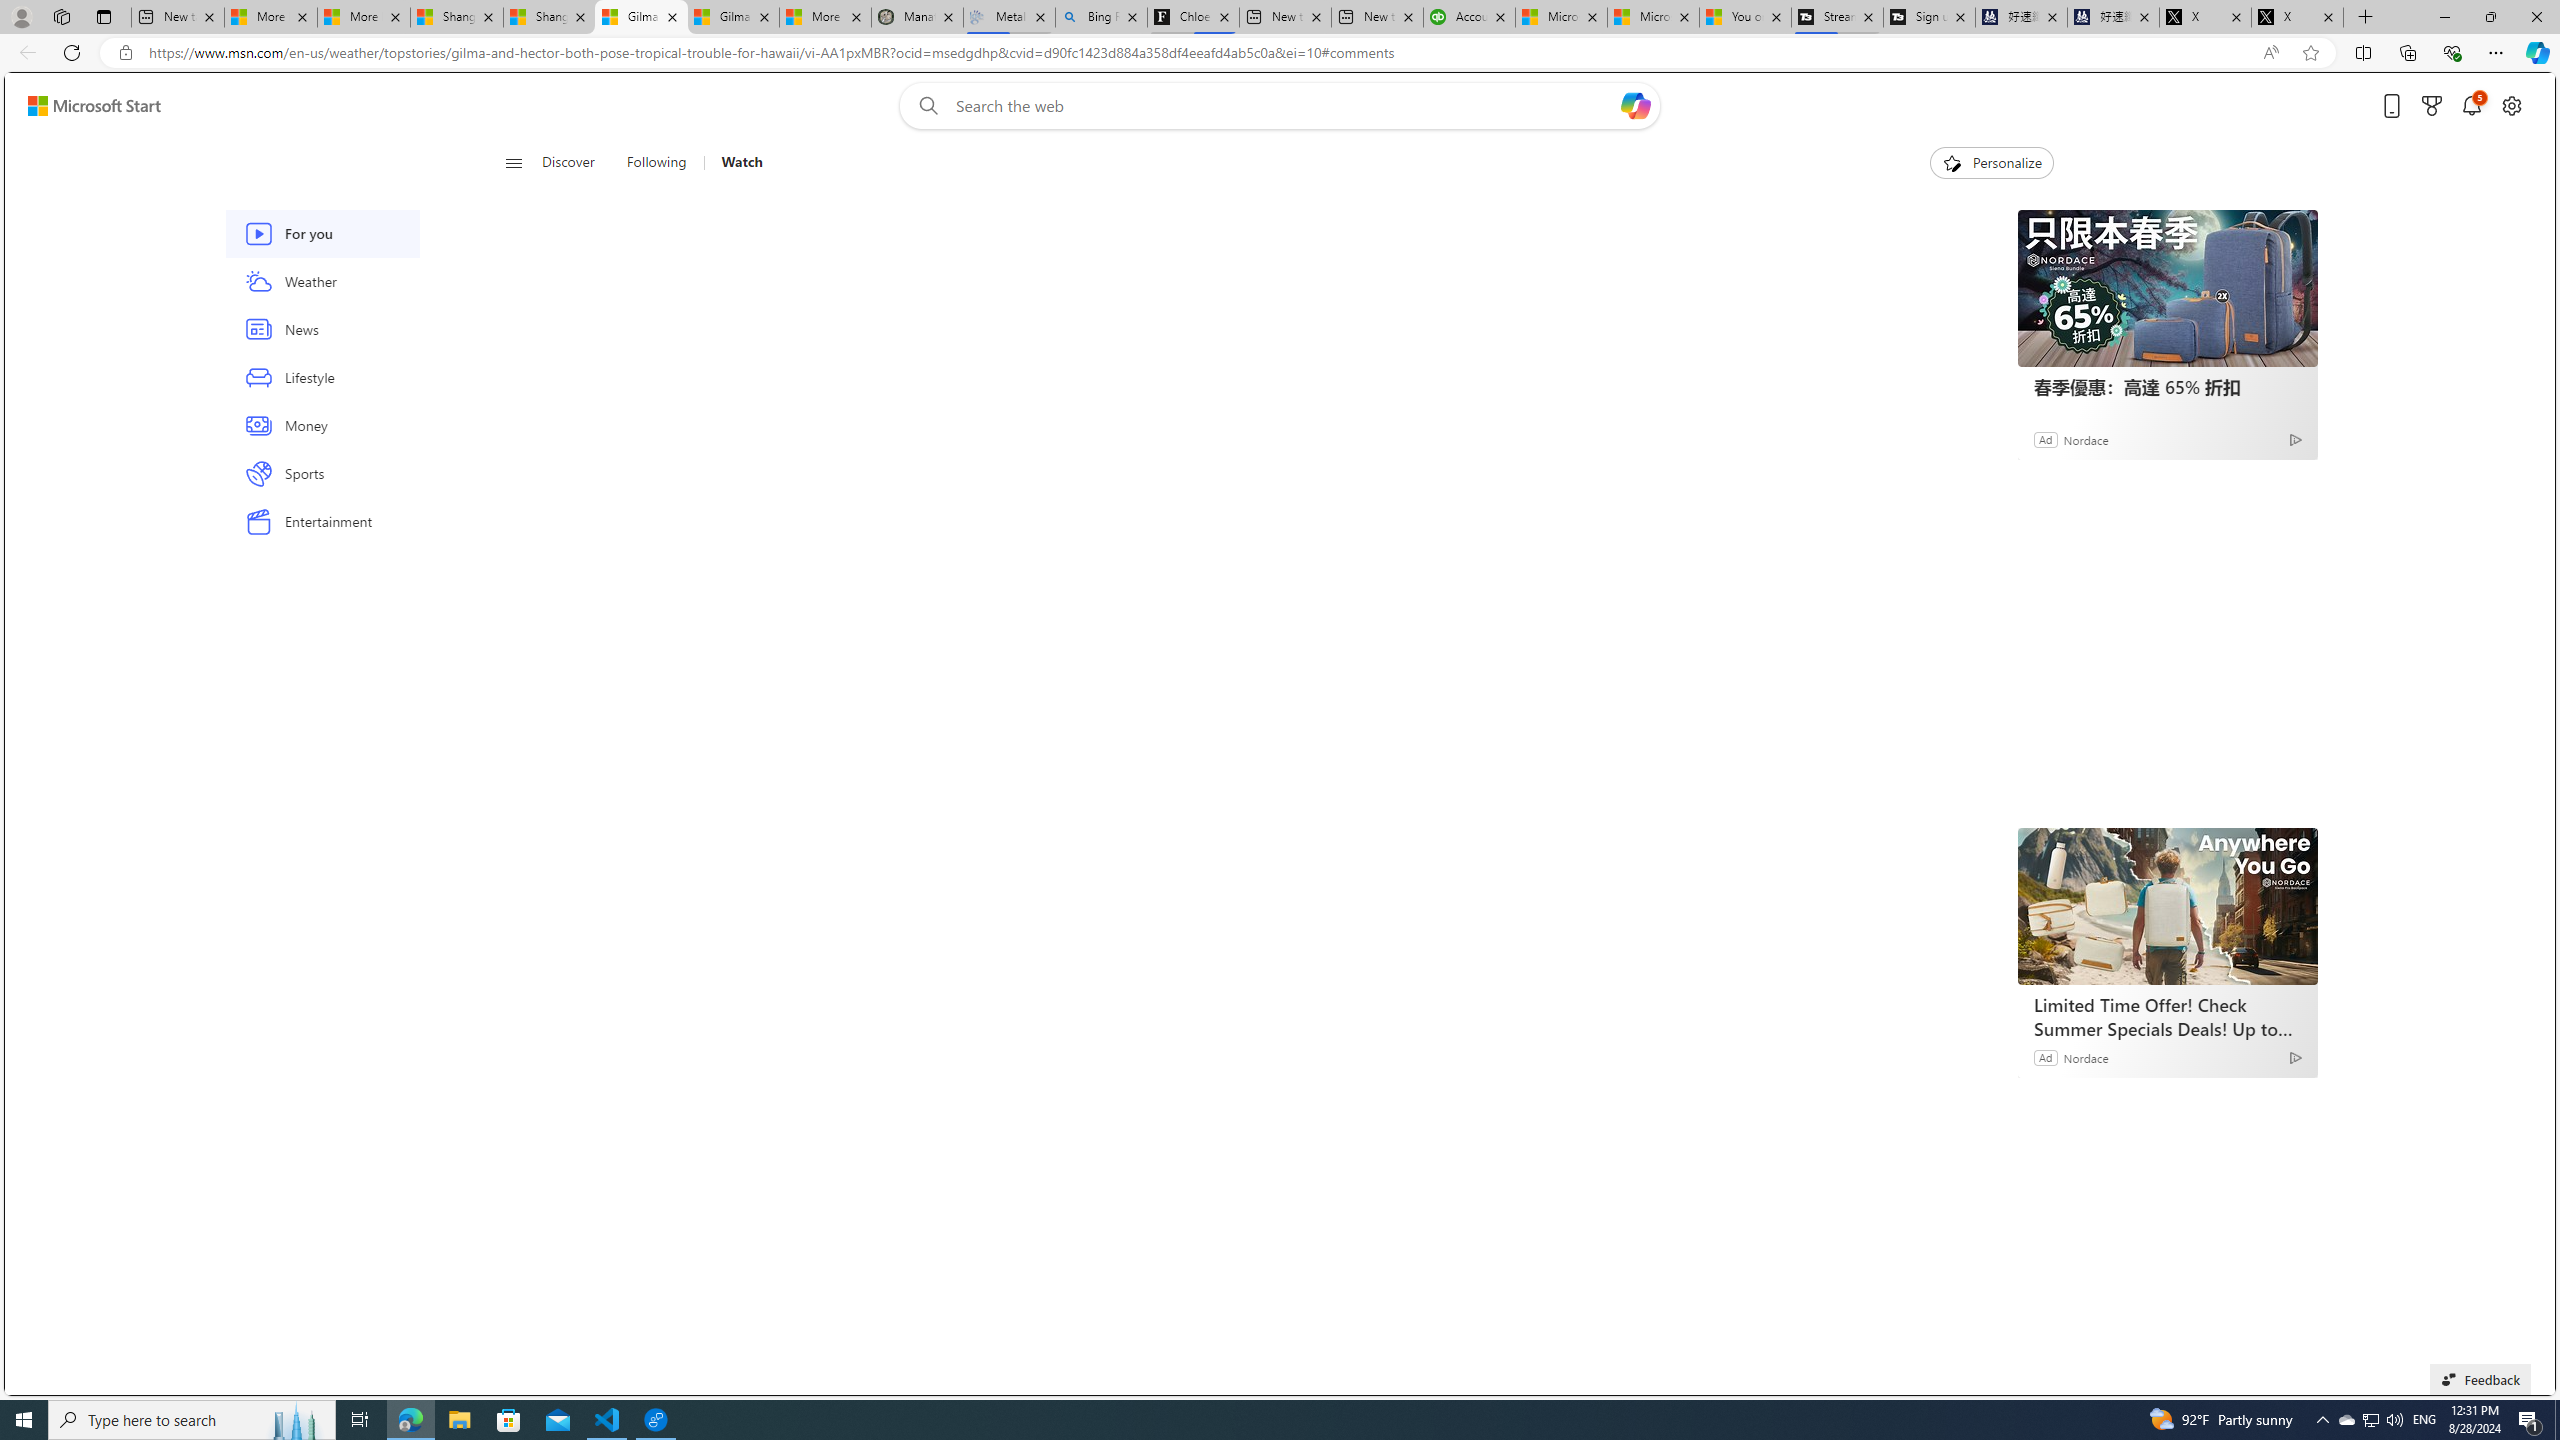  I want to click on 'Web search', so click(925, 106).